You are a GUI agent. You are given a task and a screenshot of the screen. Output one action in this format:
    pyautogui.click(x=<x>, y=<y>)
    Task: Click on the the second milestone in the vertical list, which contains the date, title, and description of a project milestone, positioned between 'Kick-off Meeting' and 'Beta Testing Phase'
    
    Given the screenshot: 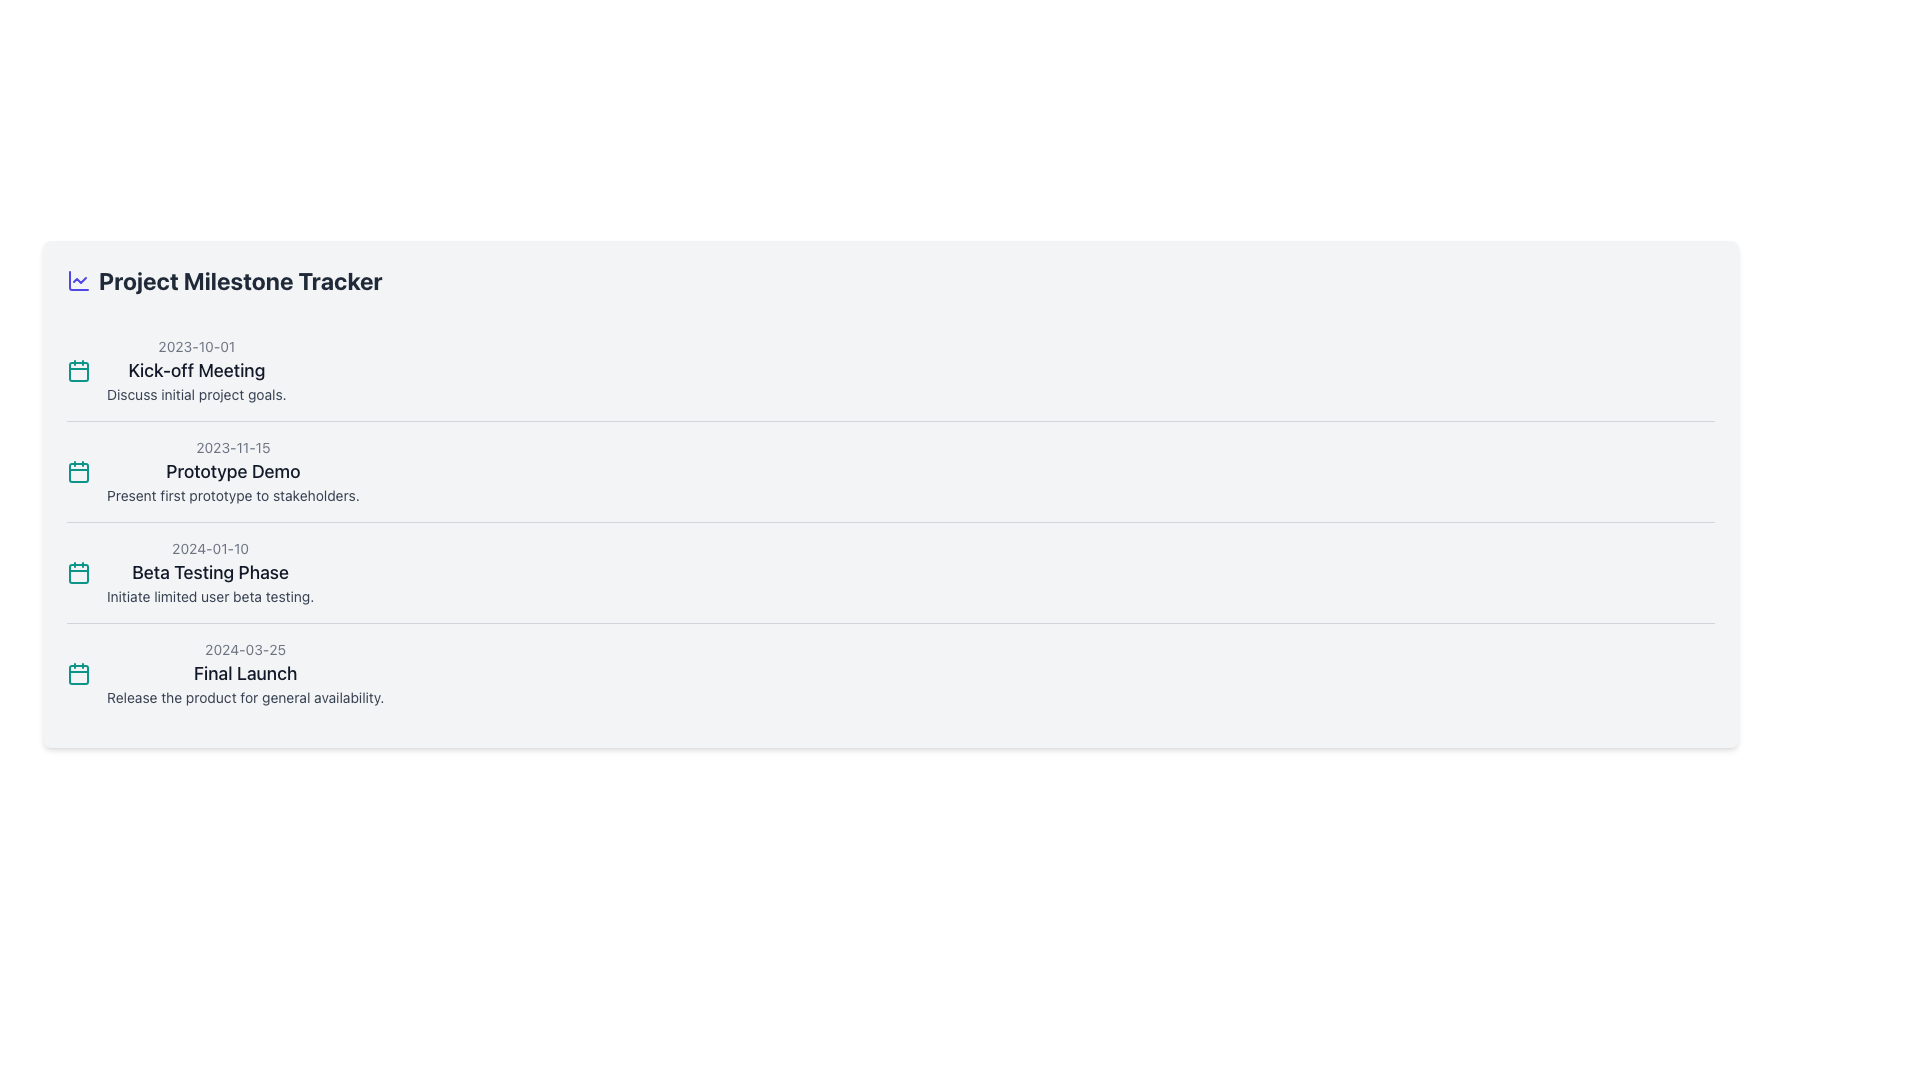 What is the action you would take?
    pyautogui.click(x=890, y=471)
    